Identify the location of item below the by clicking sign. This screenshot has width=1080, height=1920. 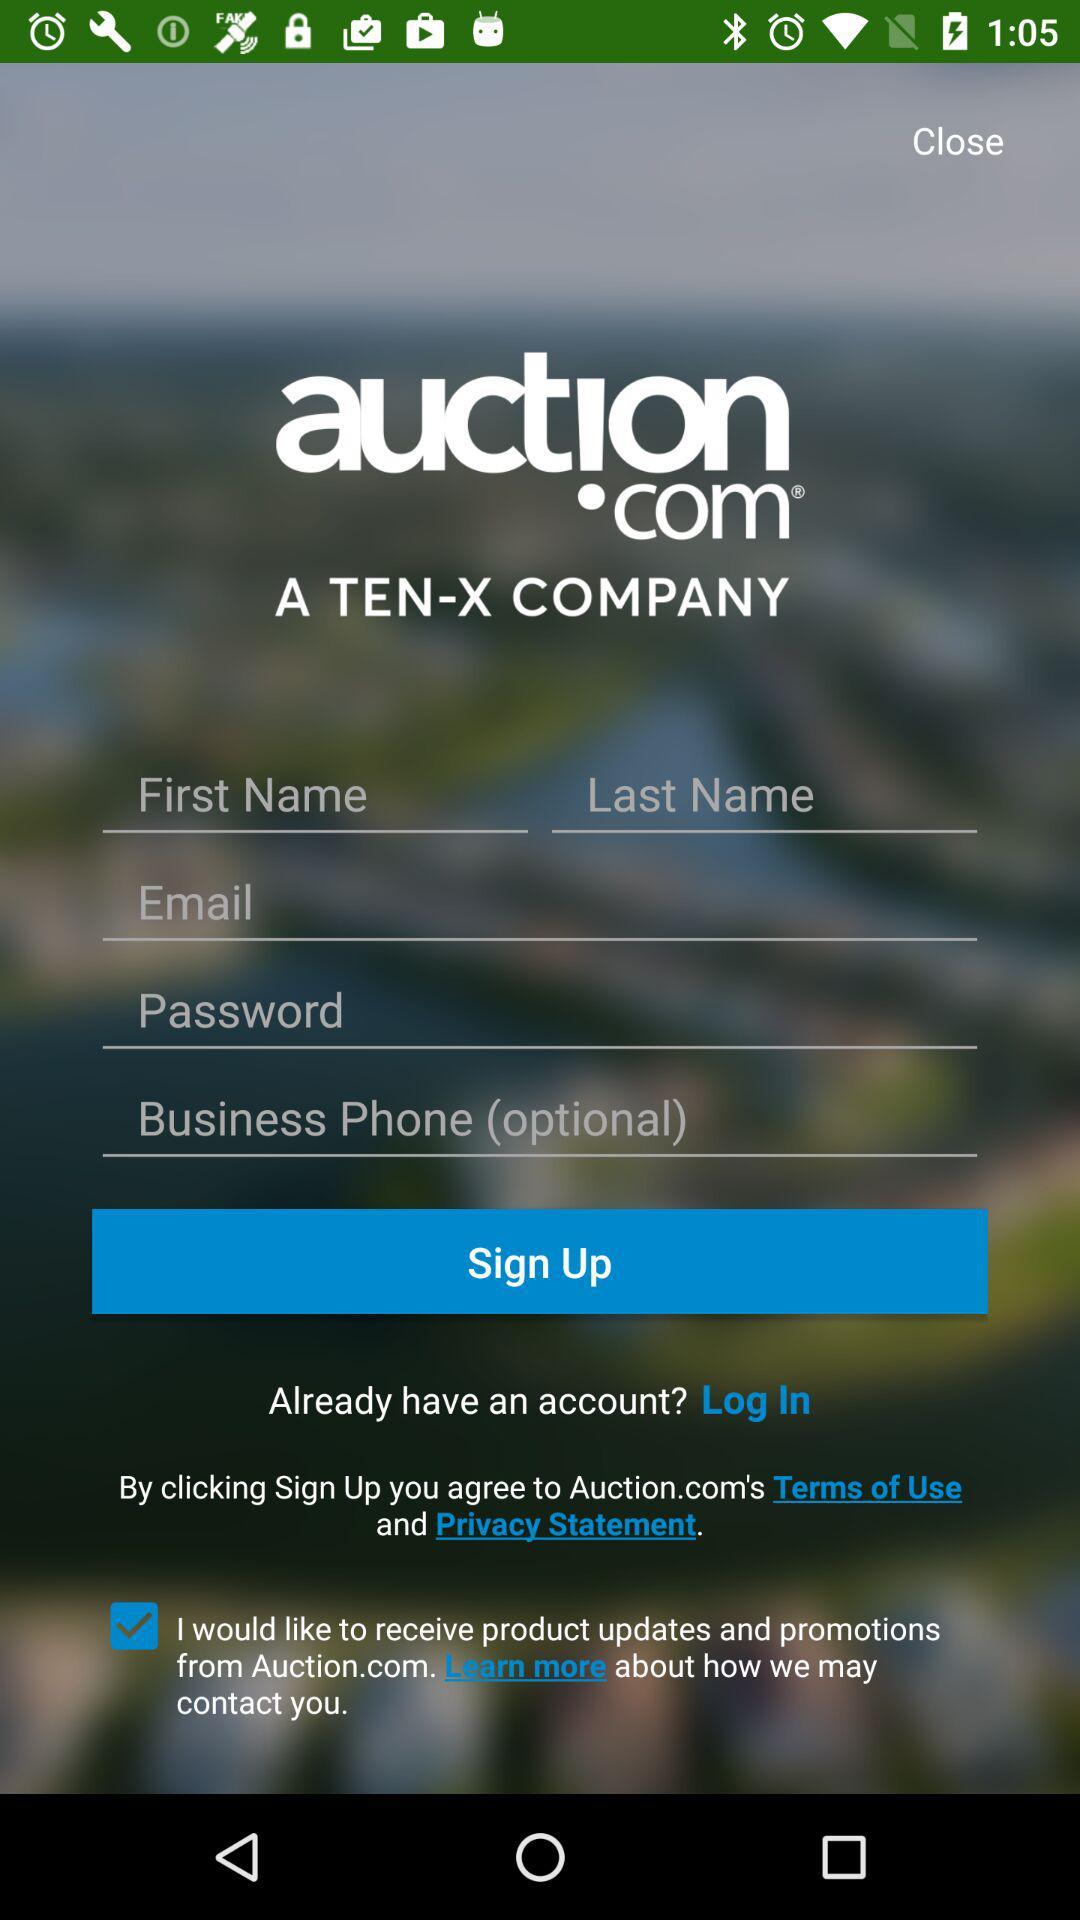
(582, 1664).